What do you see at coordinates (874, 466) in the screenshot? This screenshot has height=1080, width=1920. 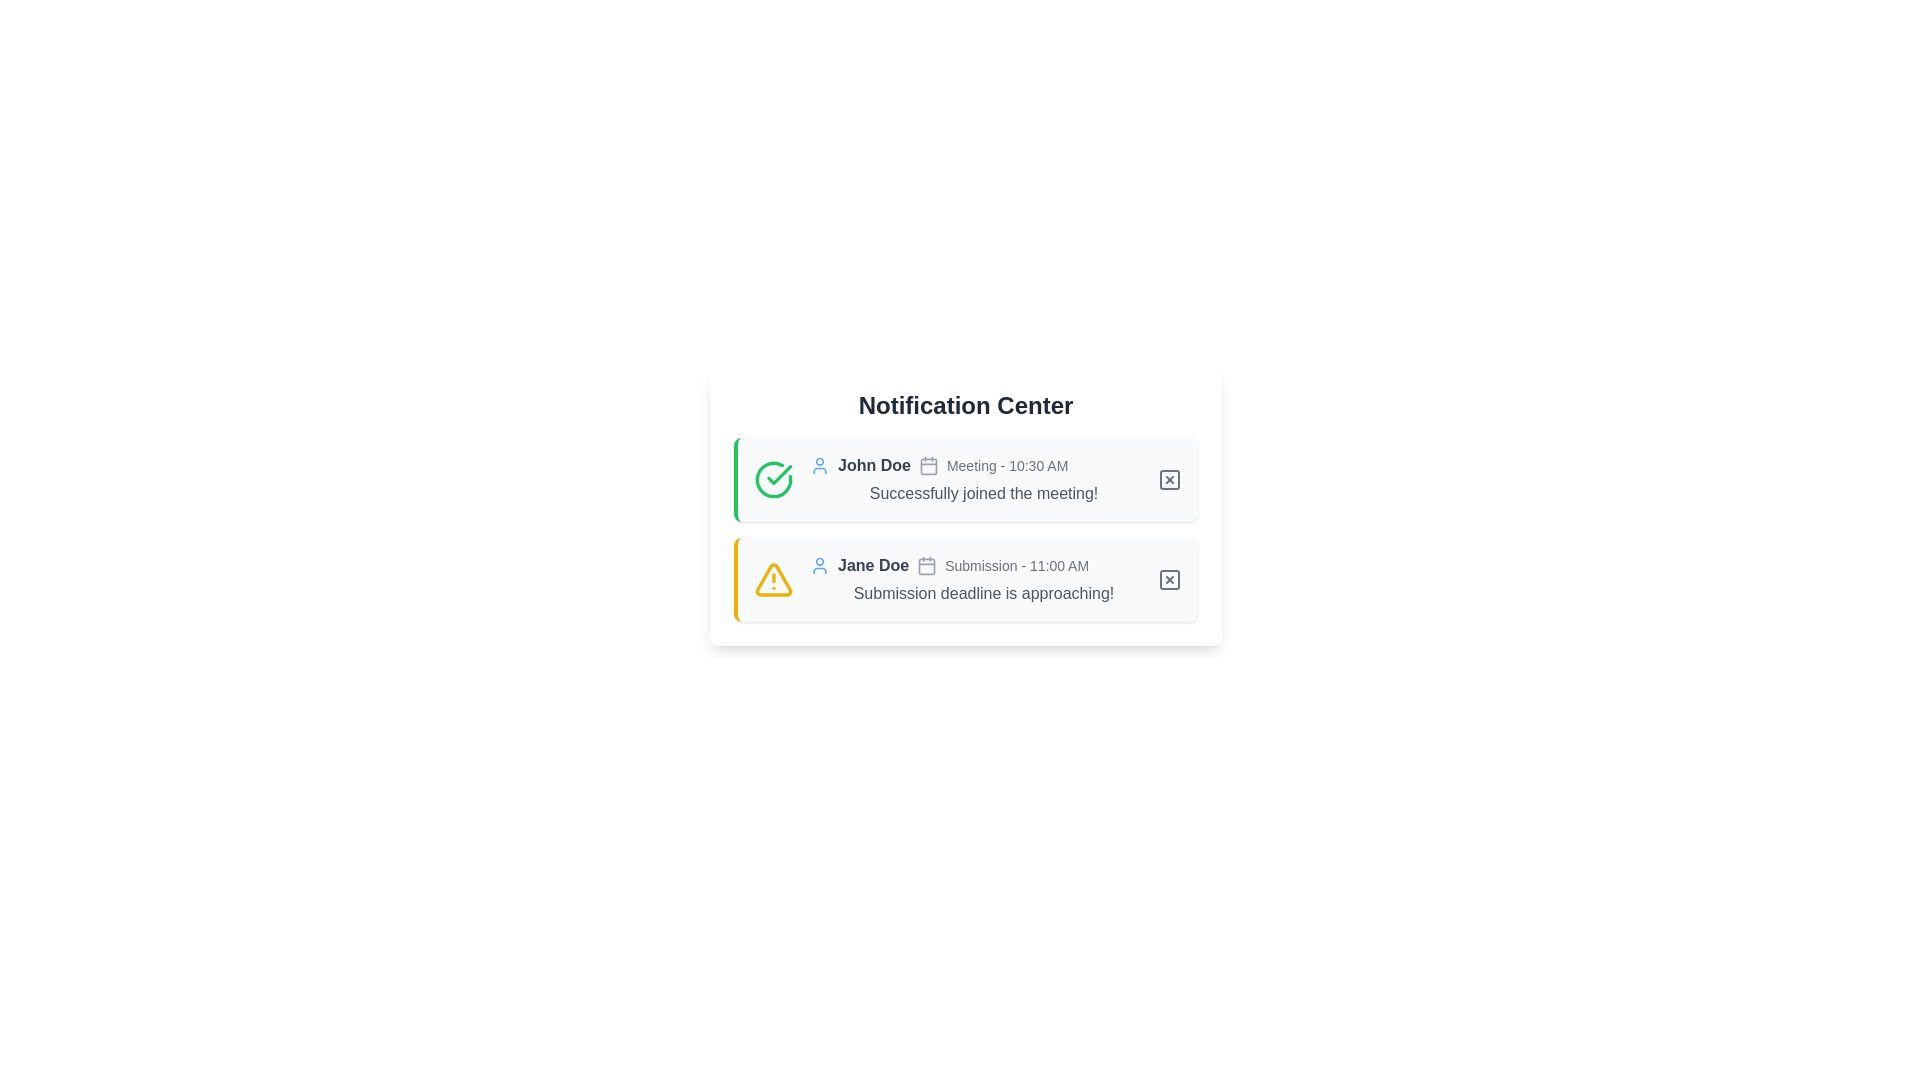 I see `the Label displaying 'John Doe' in bold gray font located within the notification card in the first row of the notification list in the Notification Center` at bounding box center [874, 466].